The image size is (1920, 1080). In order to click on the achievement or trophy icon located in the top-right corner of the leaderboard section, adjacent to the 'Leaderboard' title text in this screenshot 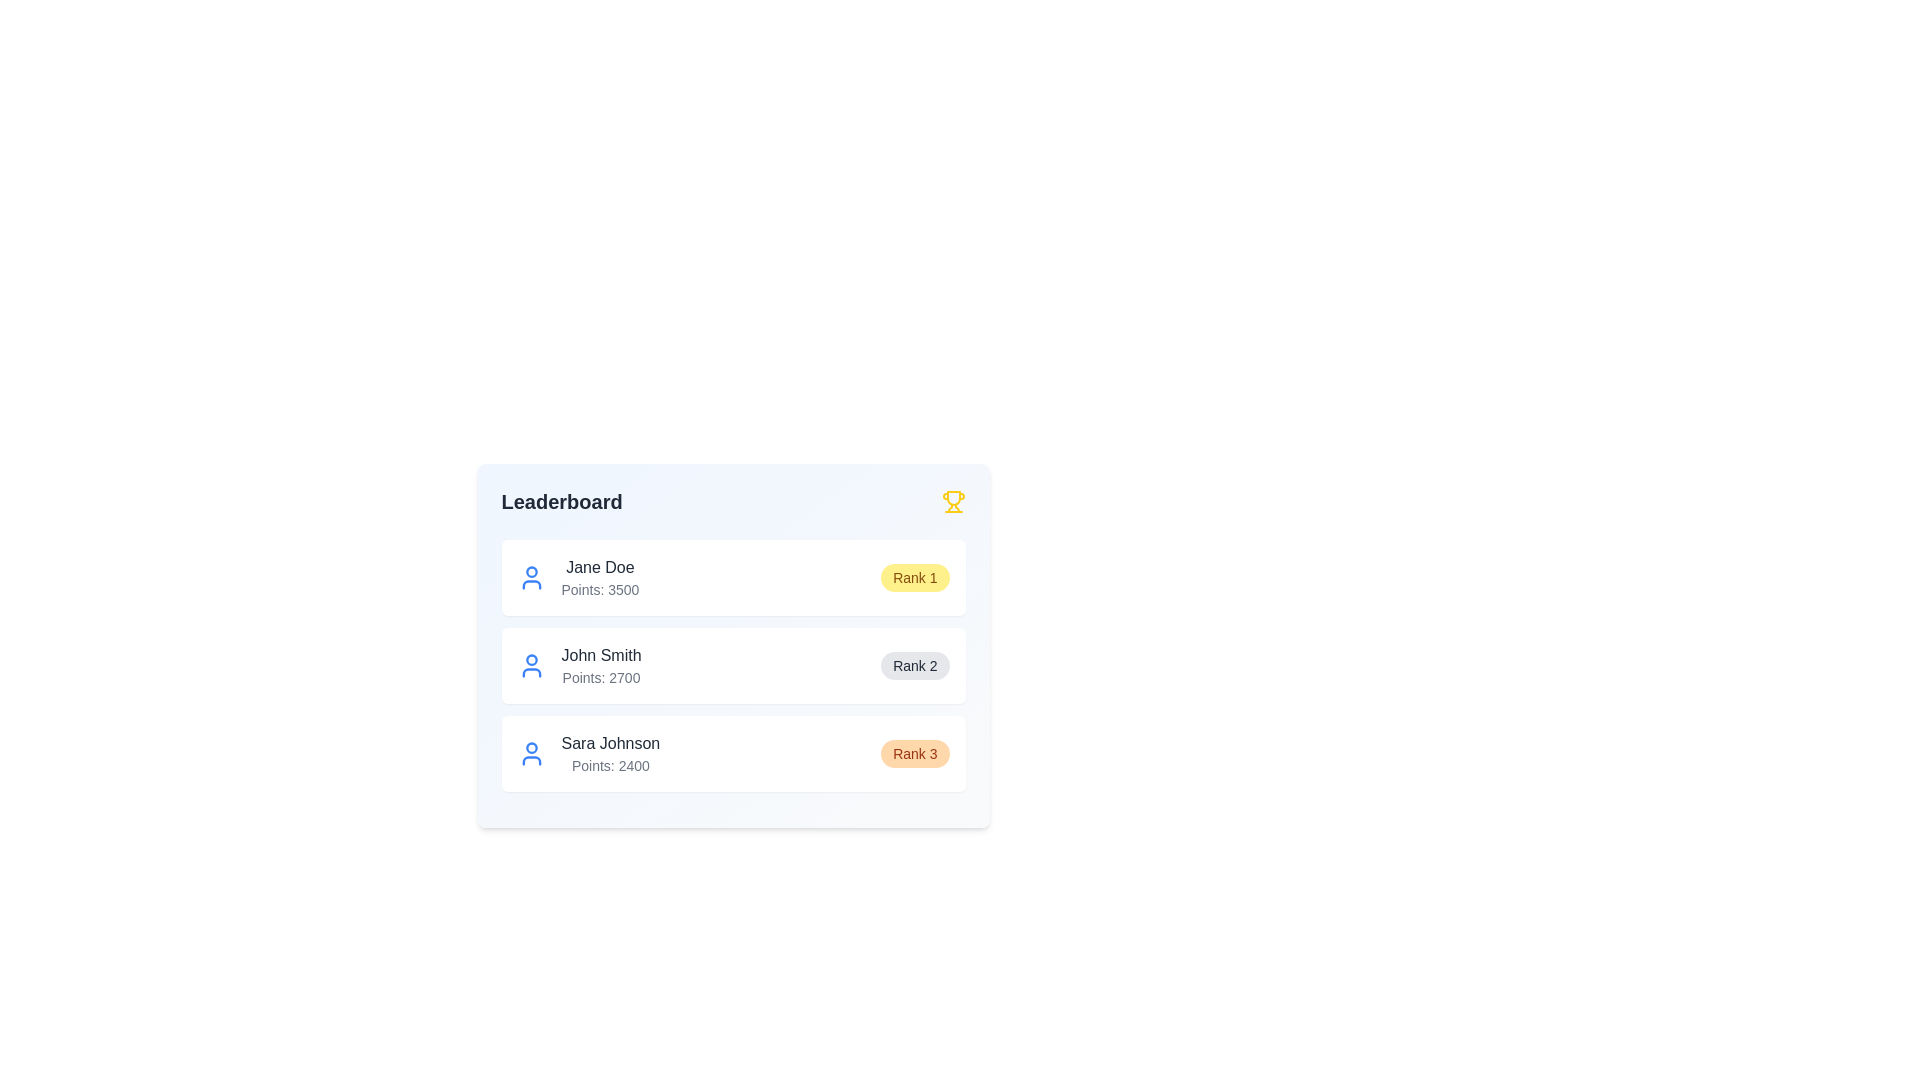, I will do `click(952, 500)`.